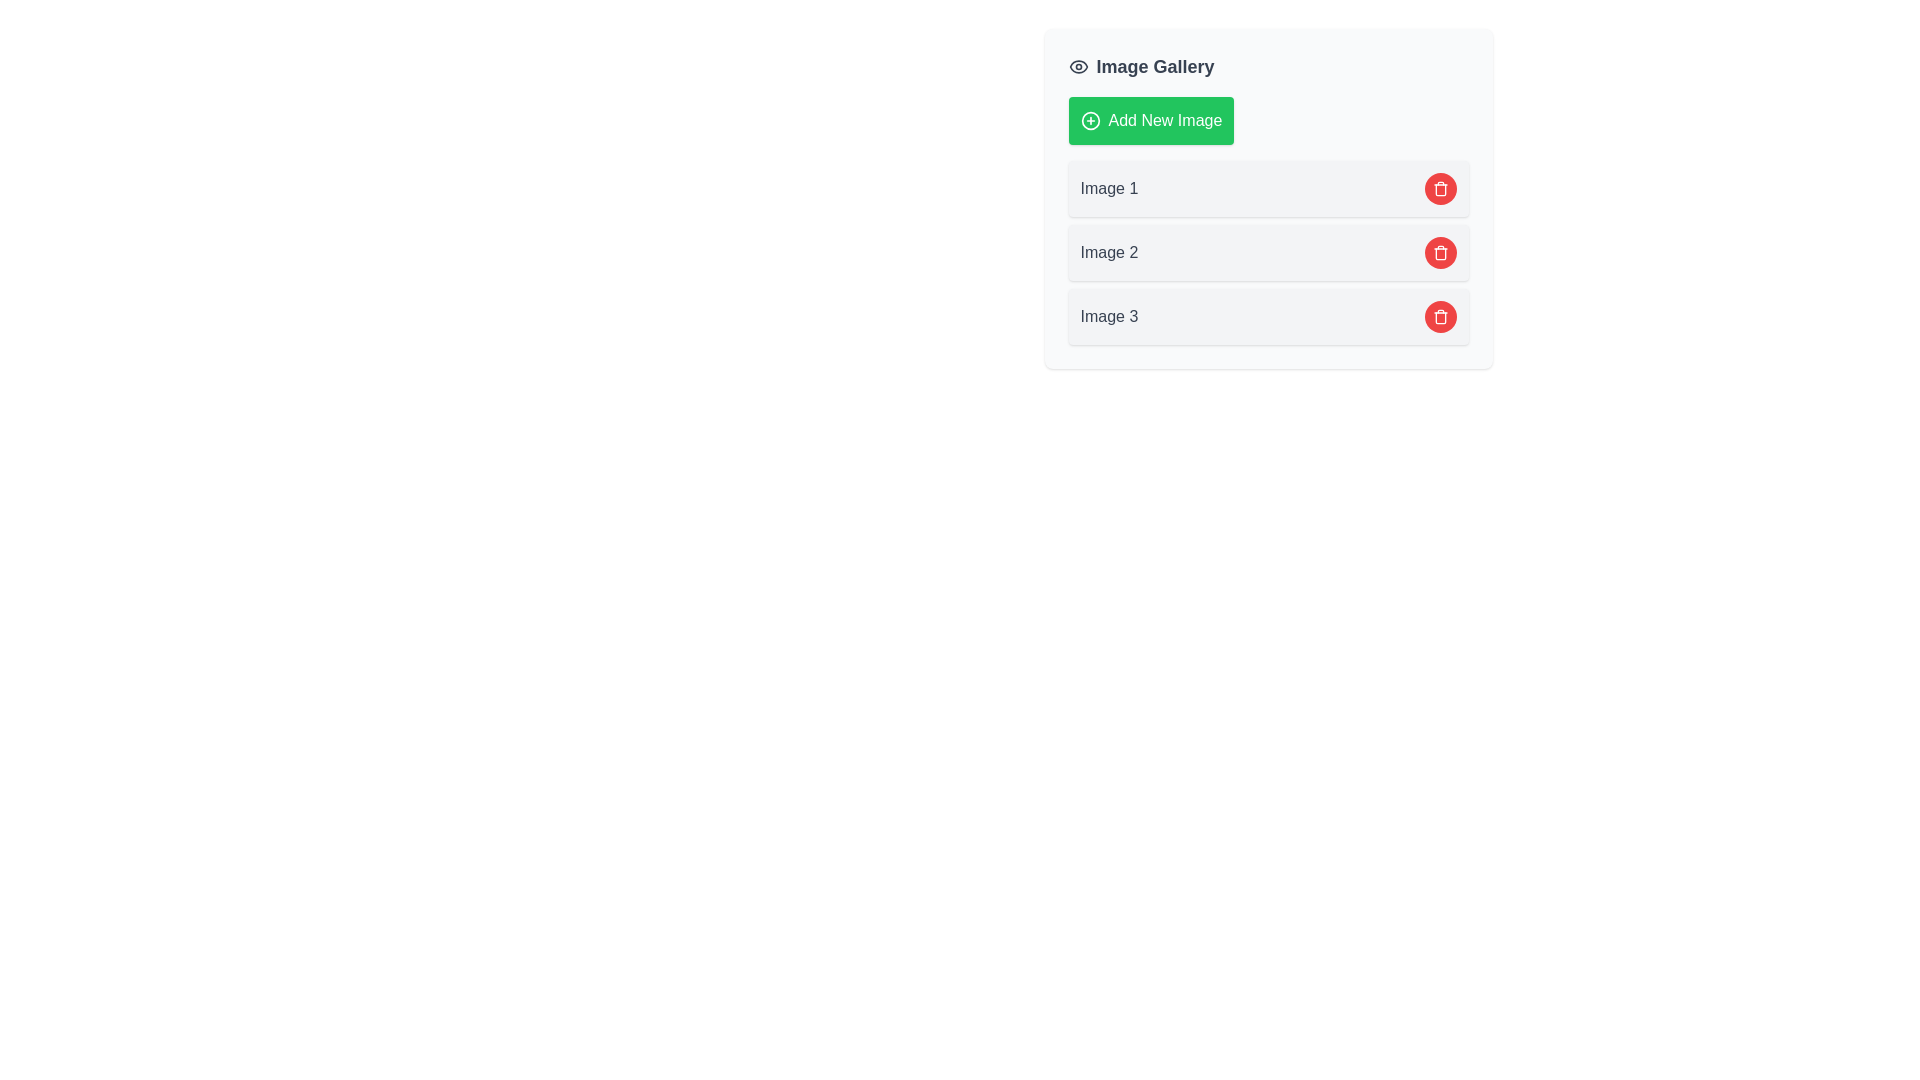 The width and height of the screenshot is (1920, 1080). Describe the element at coordinates (1108, 189) in the screenshot. I see `the text label displaying 'Image 1'` at that location.